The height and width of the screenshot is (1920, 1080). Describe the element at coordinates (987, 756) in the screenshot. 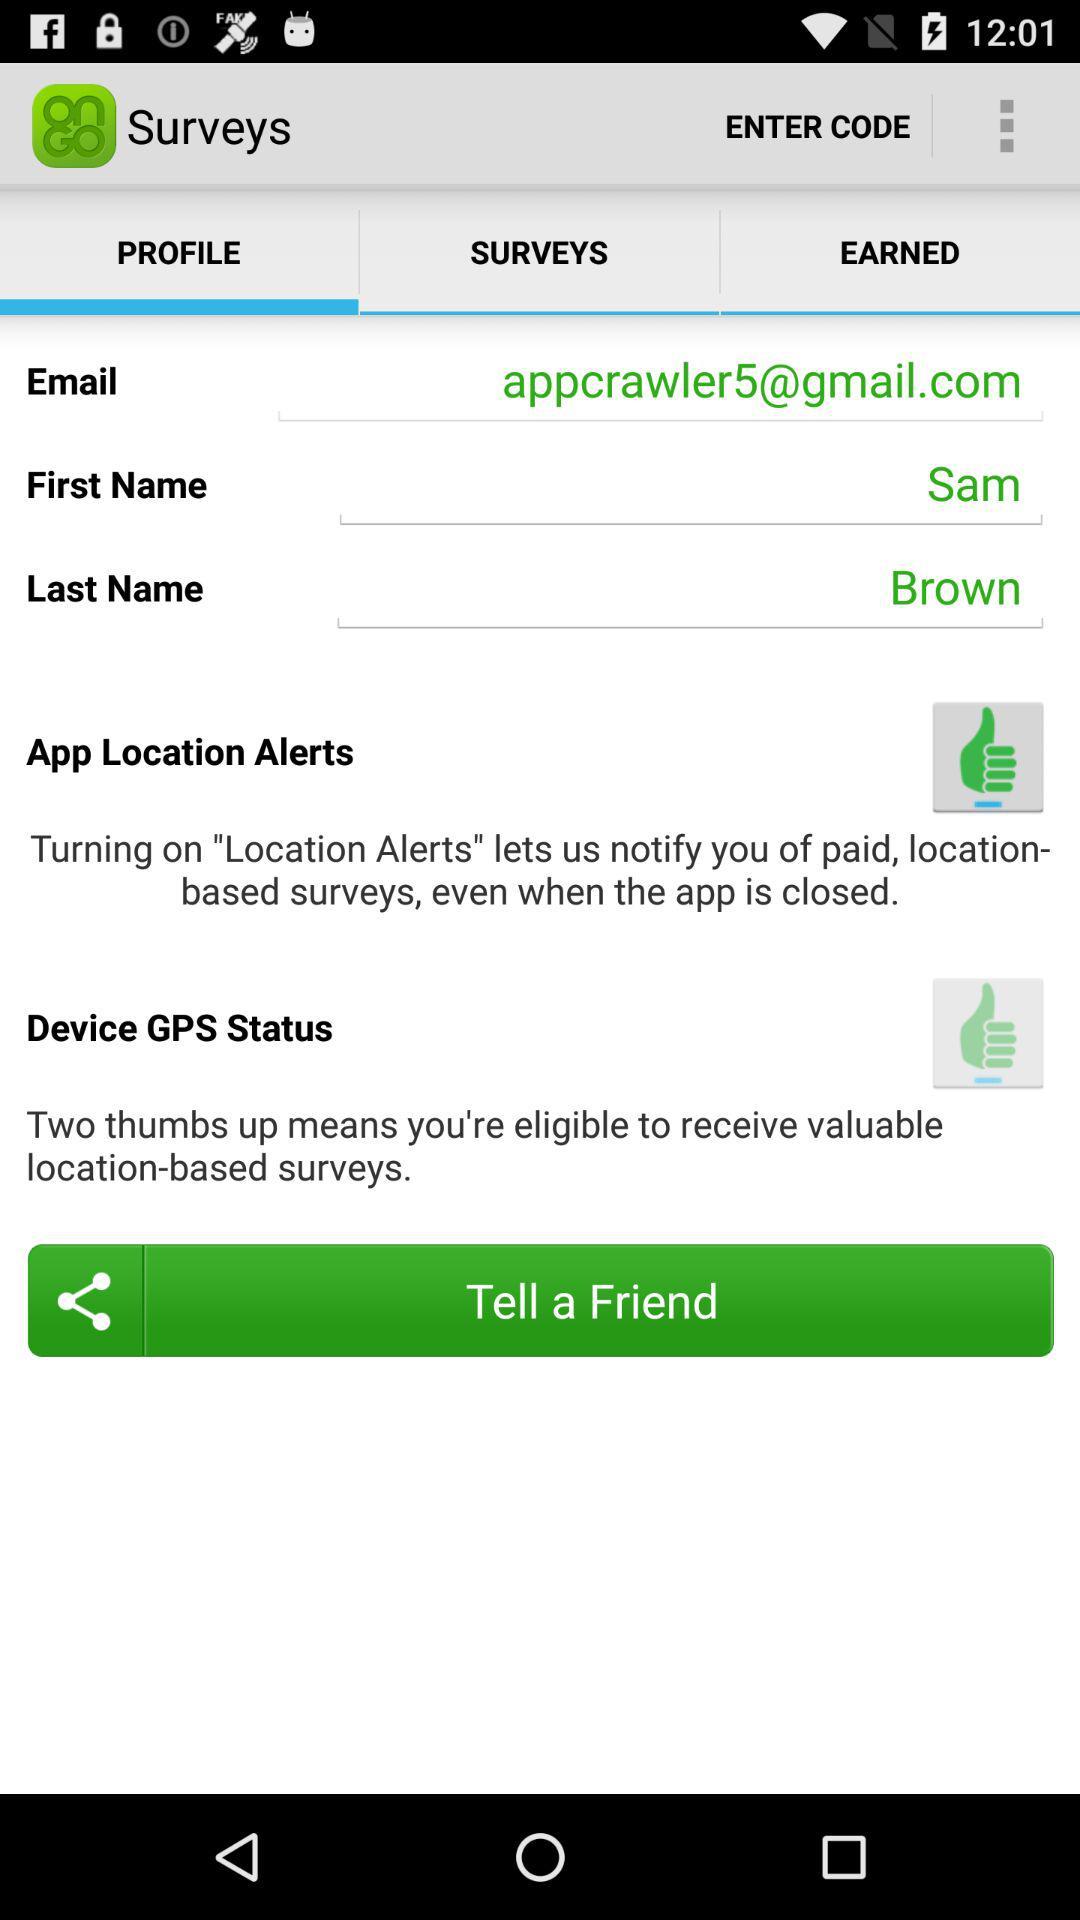

I see `the item below brown` at that location.